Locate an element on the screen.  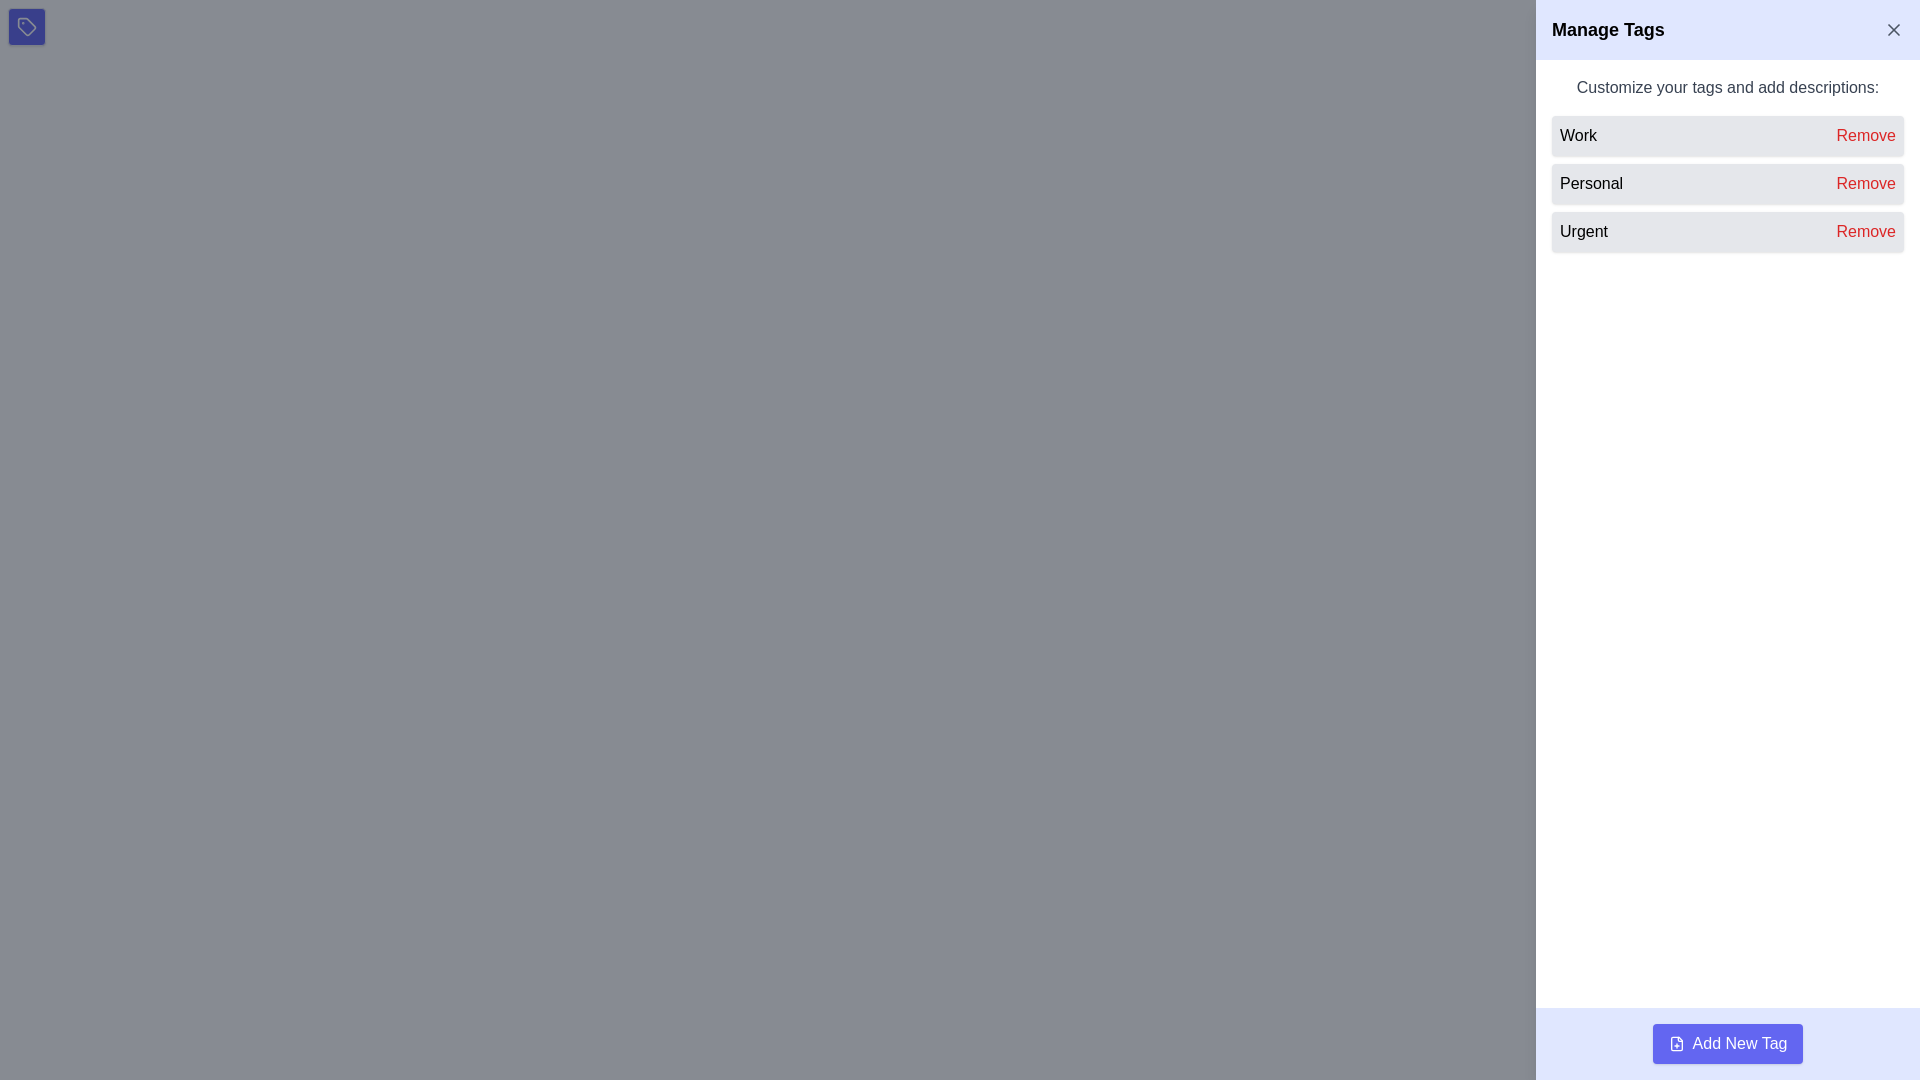
the rectangular button with rounded corners and a purple background that says 'Add New Tag' is located at coordinates (1727, 1043).